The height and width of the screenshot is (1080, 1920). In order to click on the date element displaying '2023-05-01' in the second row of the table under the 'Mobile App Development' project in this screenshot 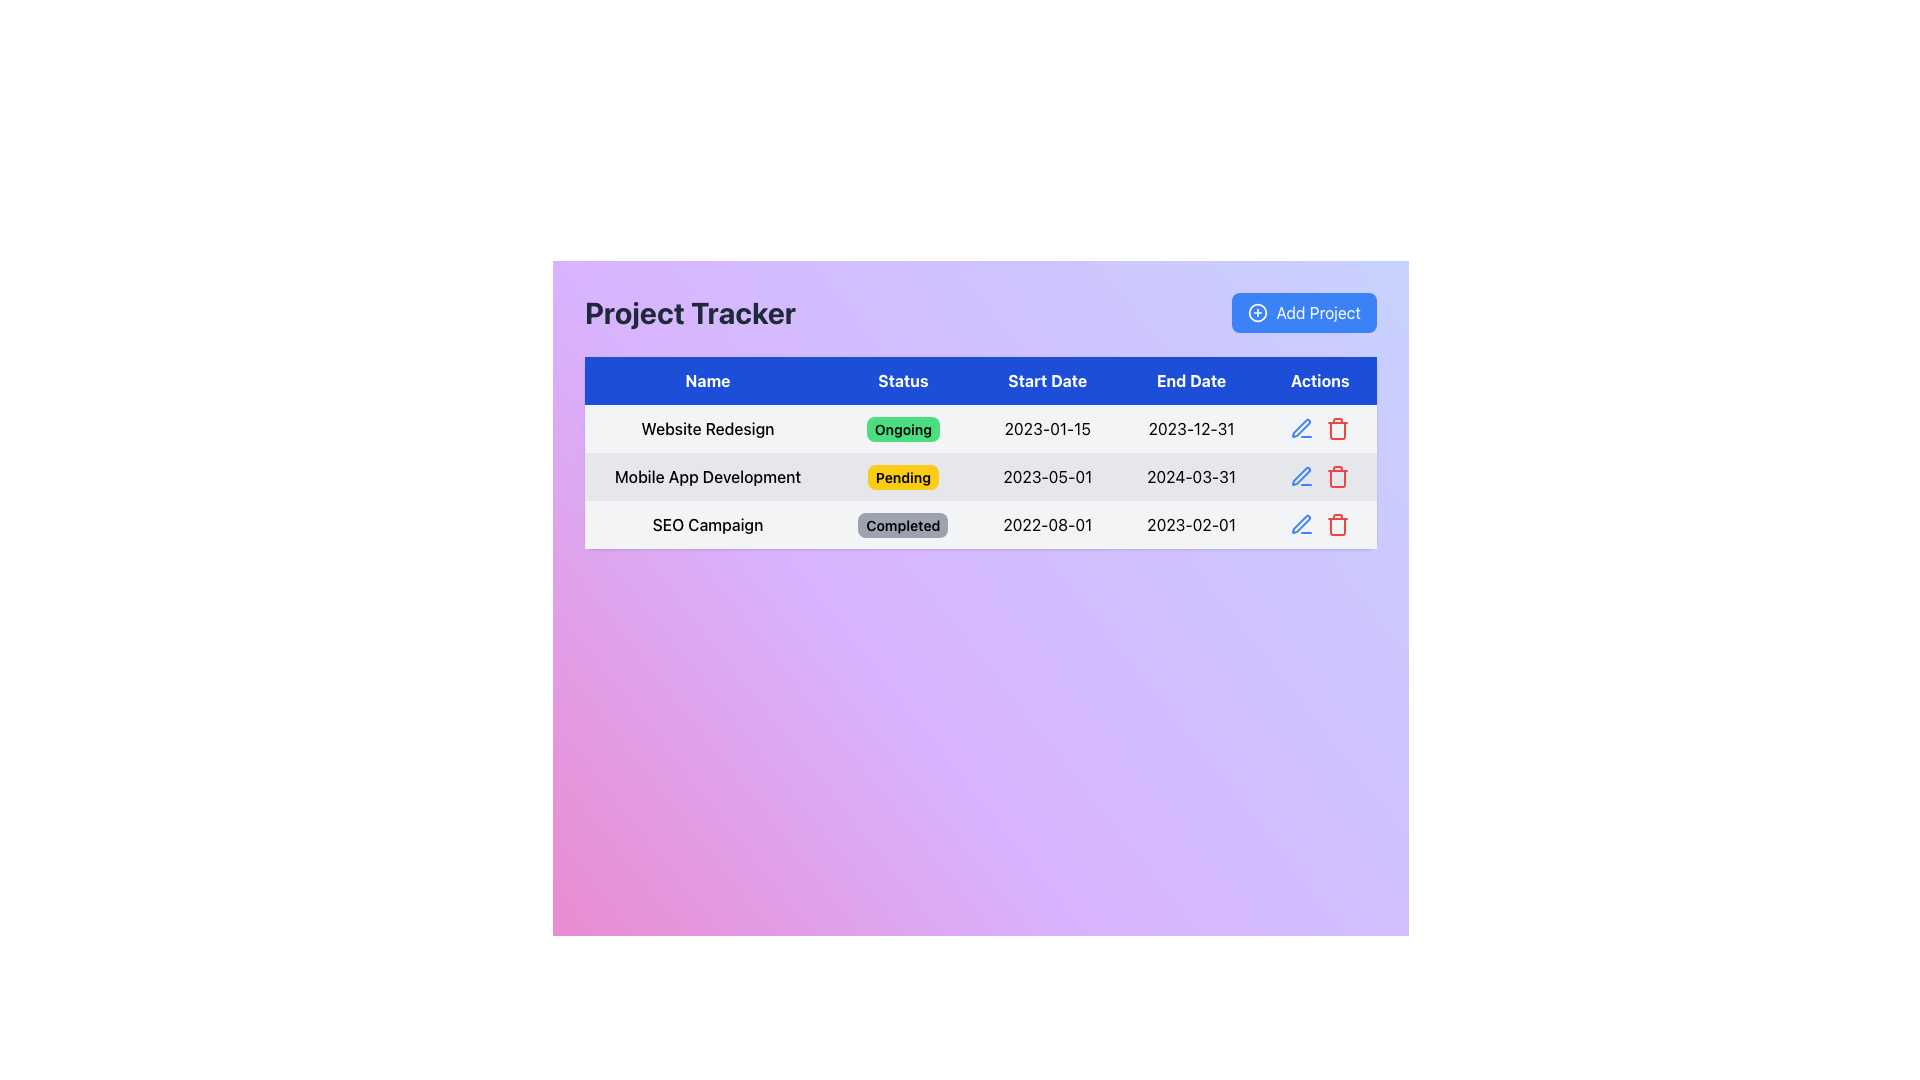, I will do `click(1046, 477)`.